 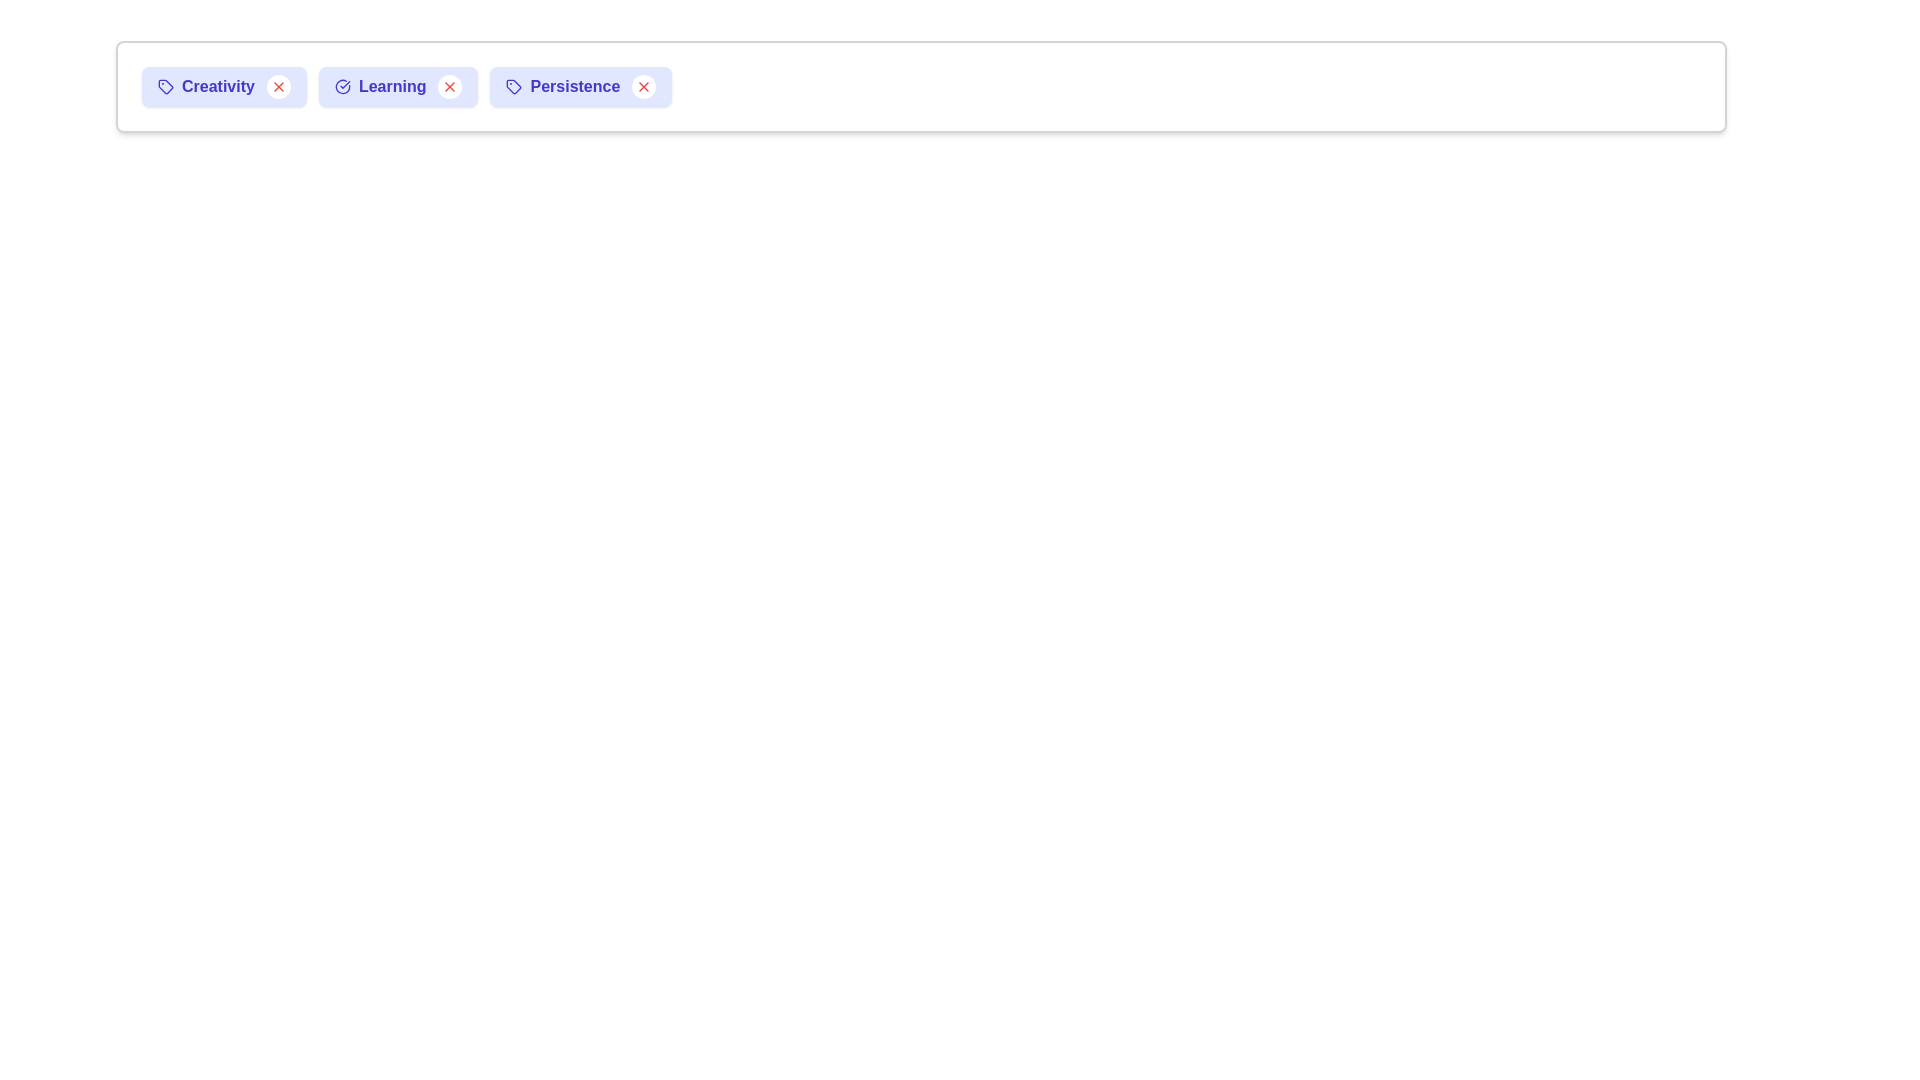 I want to click on the chip labeled Persistence to observe visual changes, so click(x=579, y=86).